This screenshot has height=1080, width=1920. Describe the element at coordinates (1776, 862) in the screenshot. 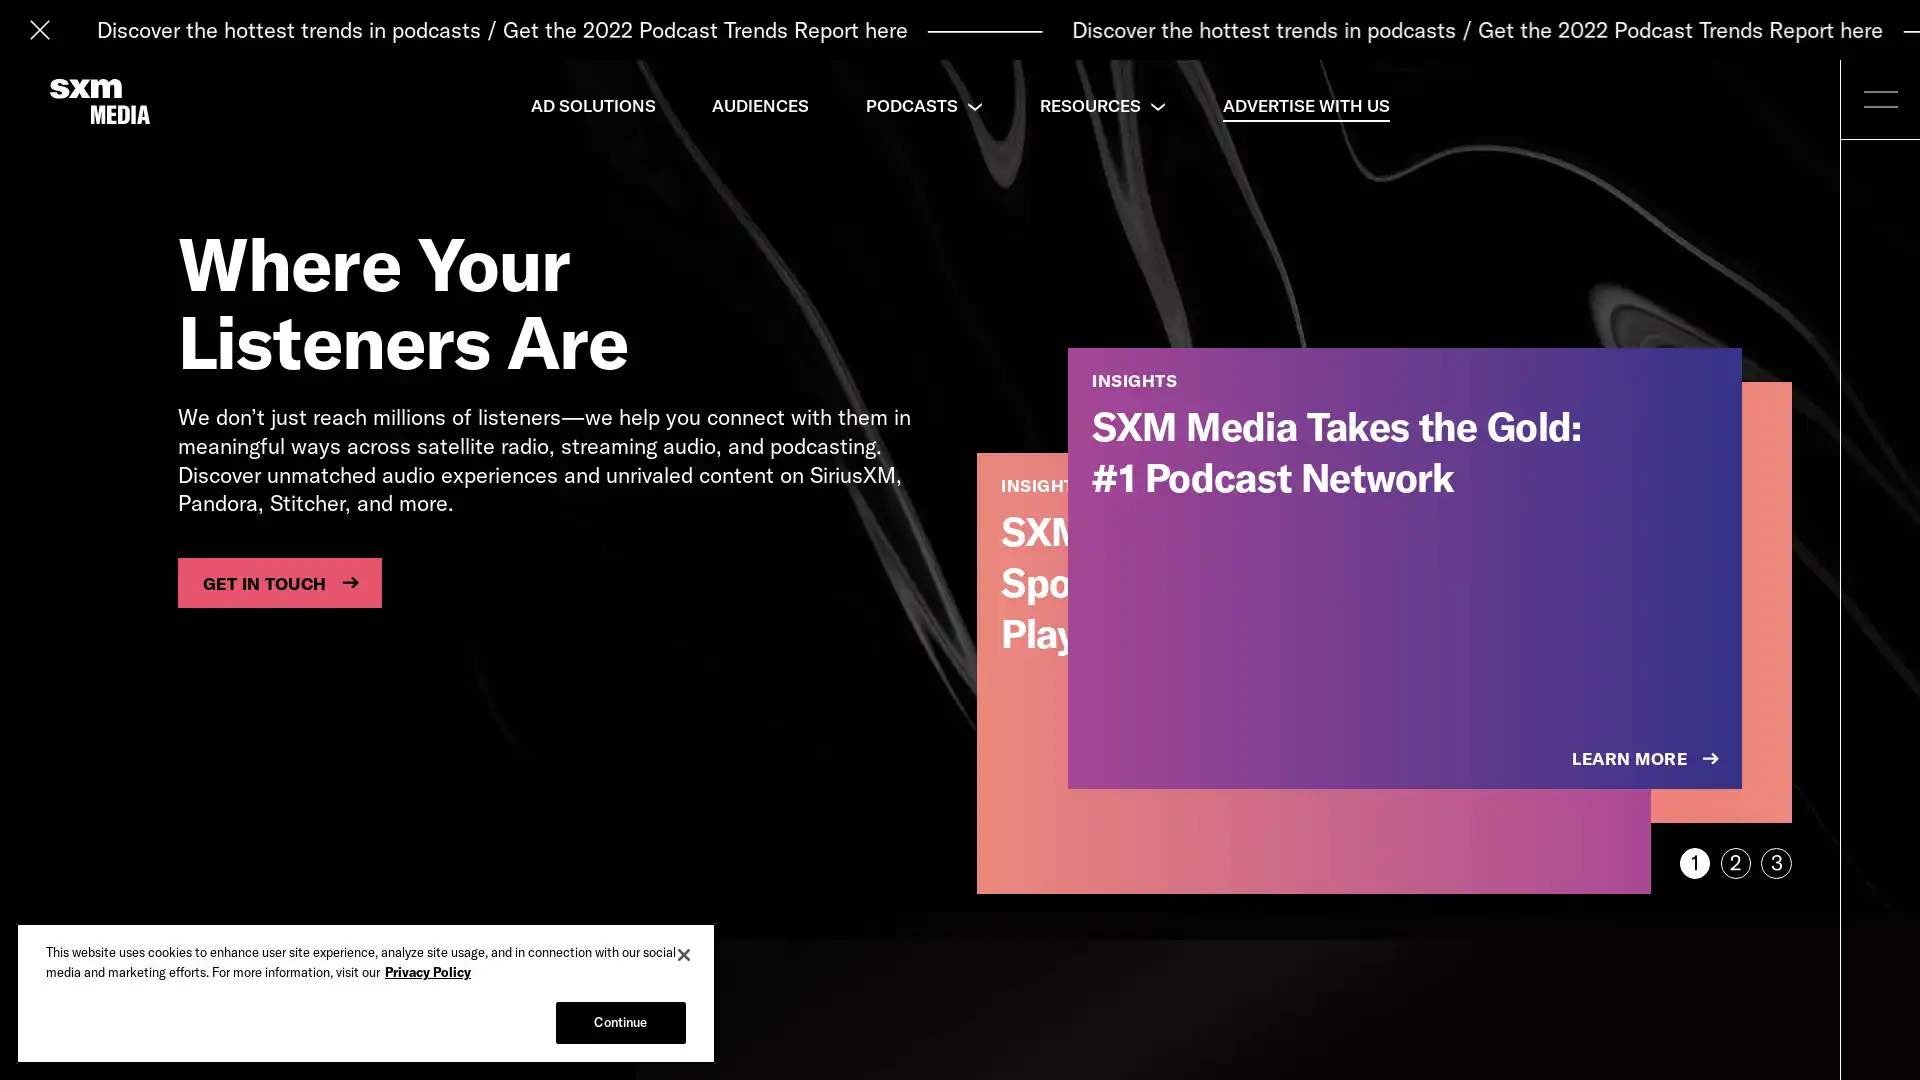

I see `3` at that location.